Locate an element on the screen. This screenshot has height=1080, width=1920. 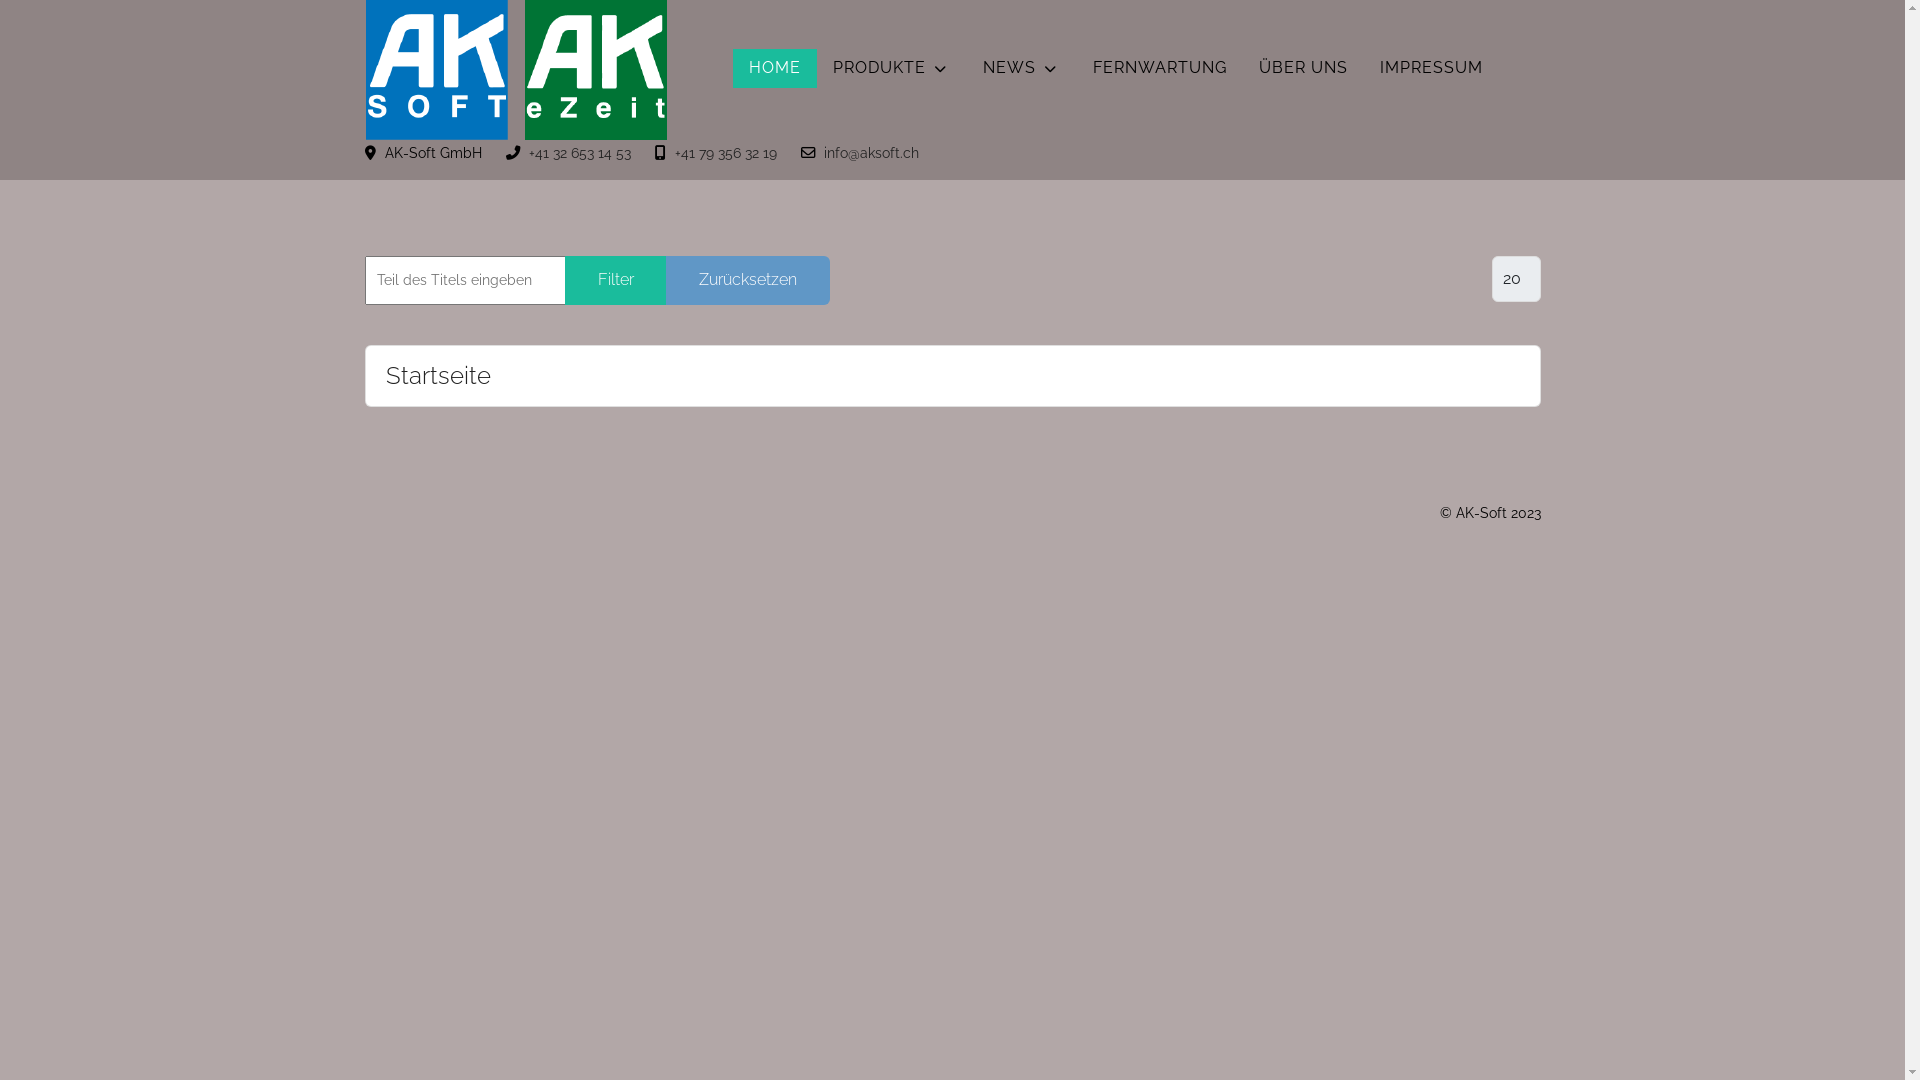
'FERNWARTUNG' is located at coordinates (1158, 67).